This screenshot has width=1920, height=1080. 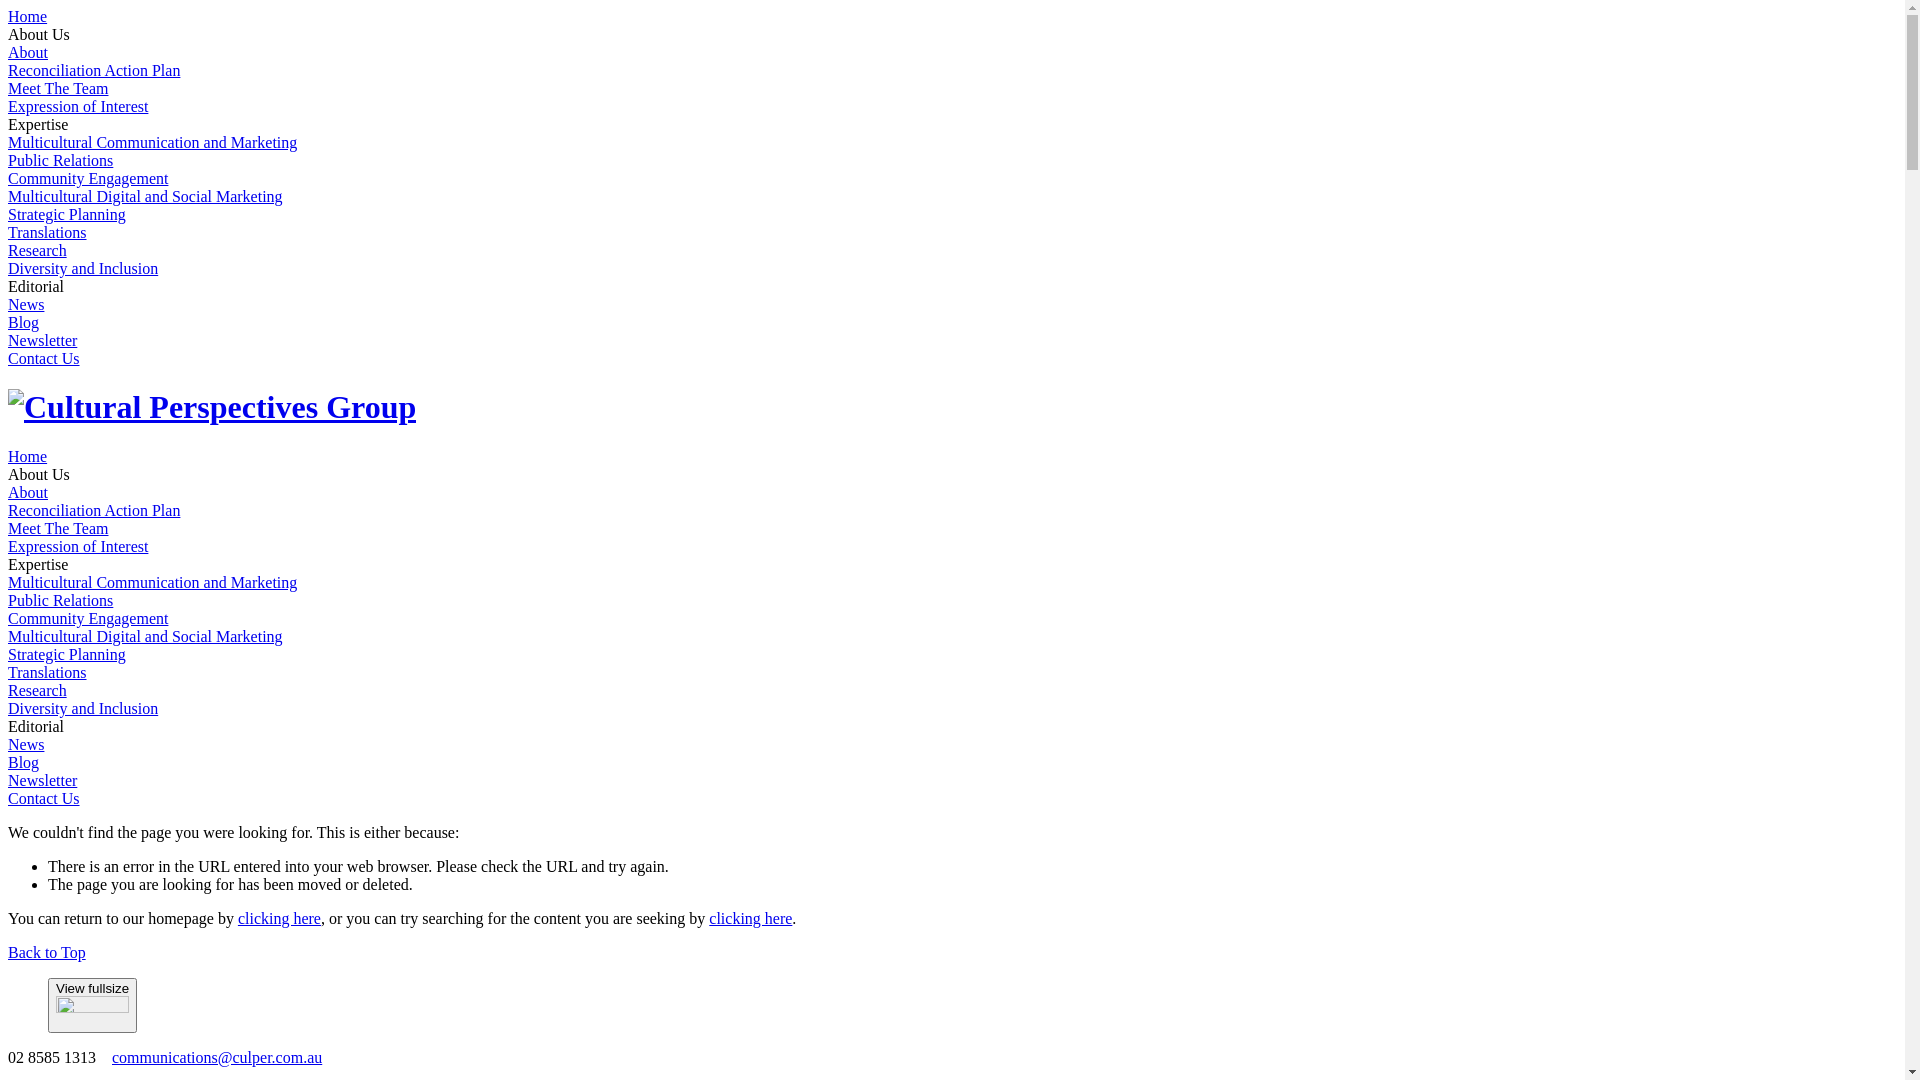 What do you see at coordinates (86, 177) in the screenshot?
I see `'Community Engagement'` at bounding box center [86, 177].